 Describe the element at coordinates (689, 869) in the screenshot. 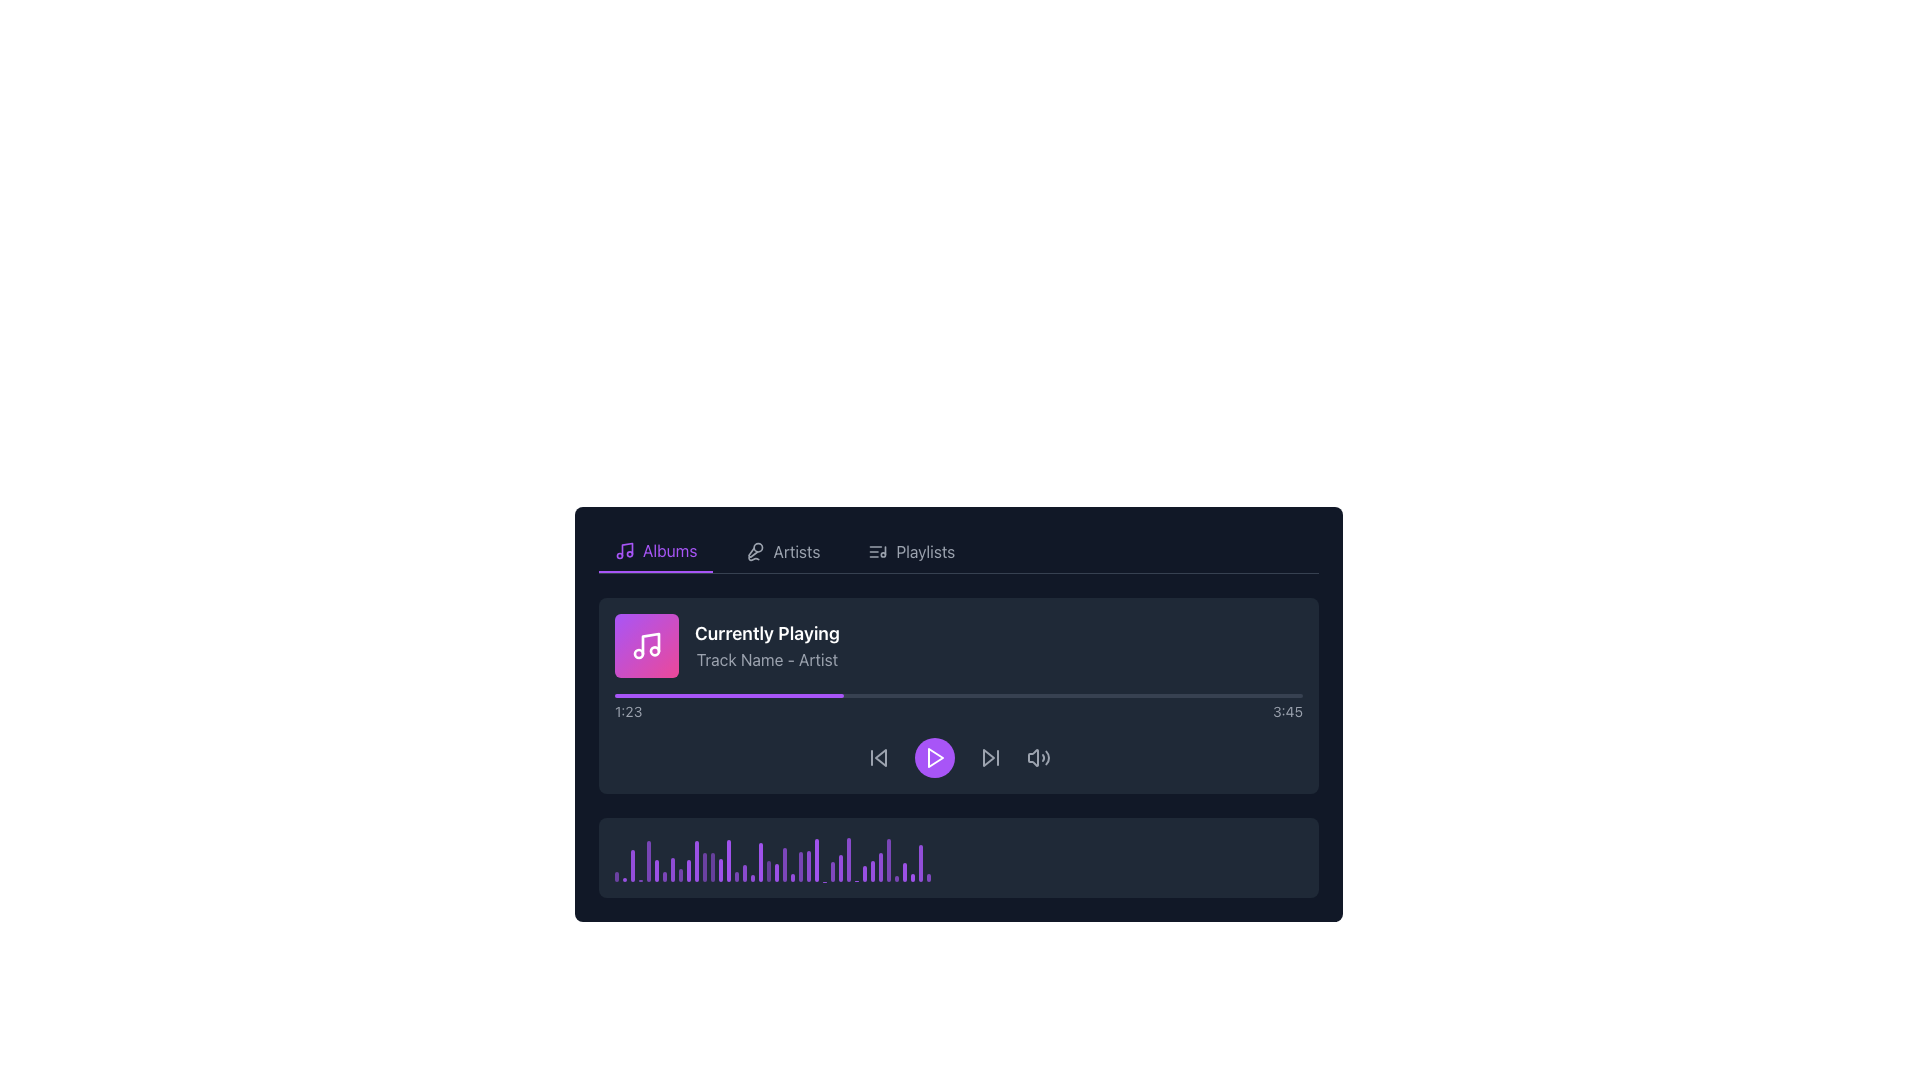

I see `the 10th bar from the left in the audio visualization bar chart located at the bottom of the interface` at that location.